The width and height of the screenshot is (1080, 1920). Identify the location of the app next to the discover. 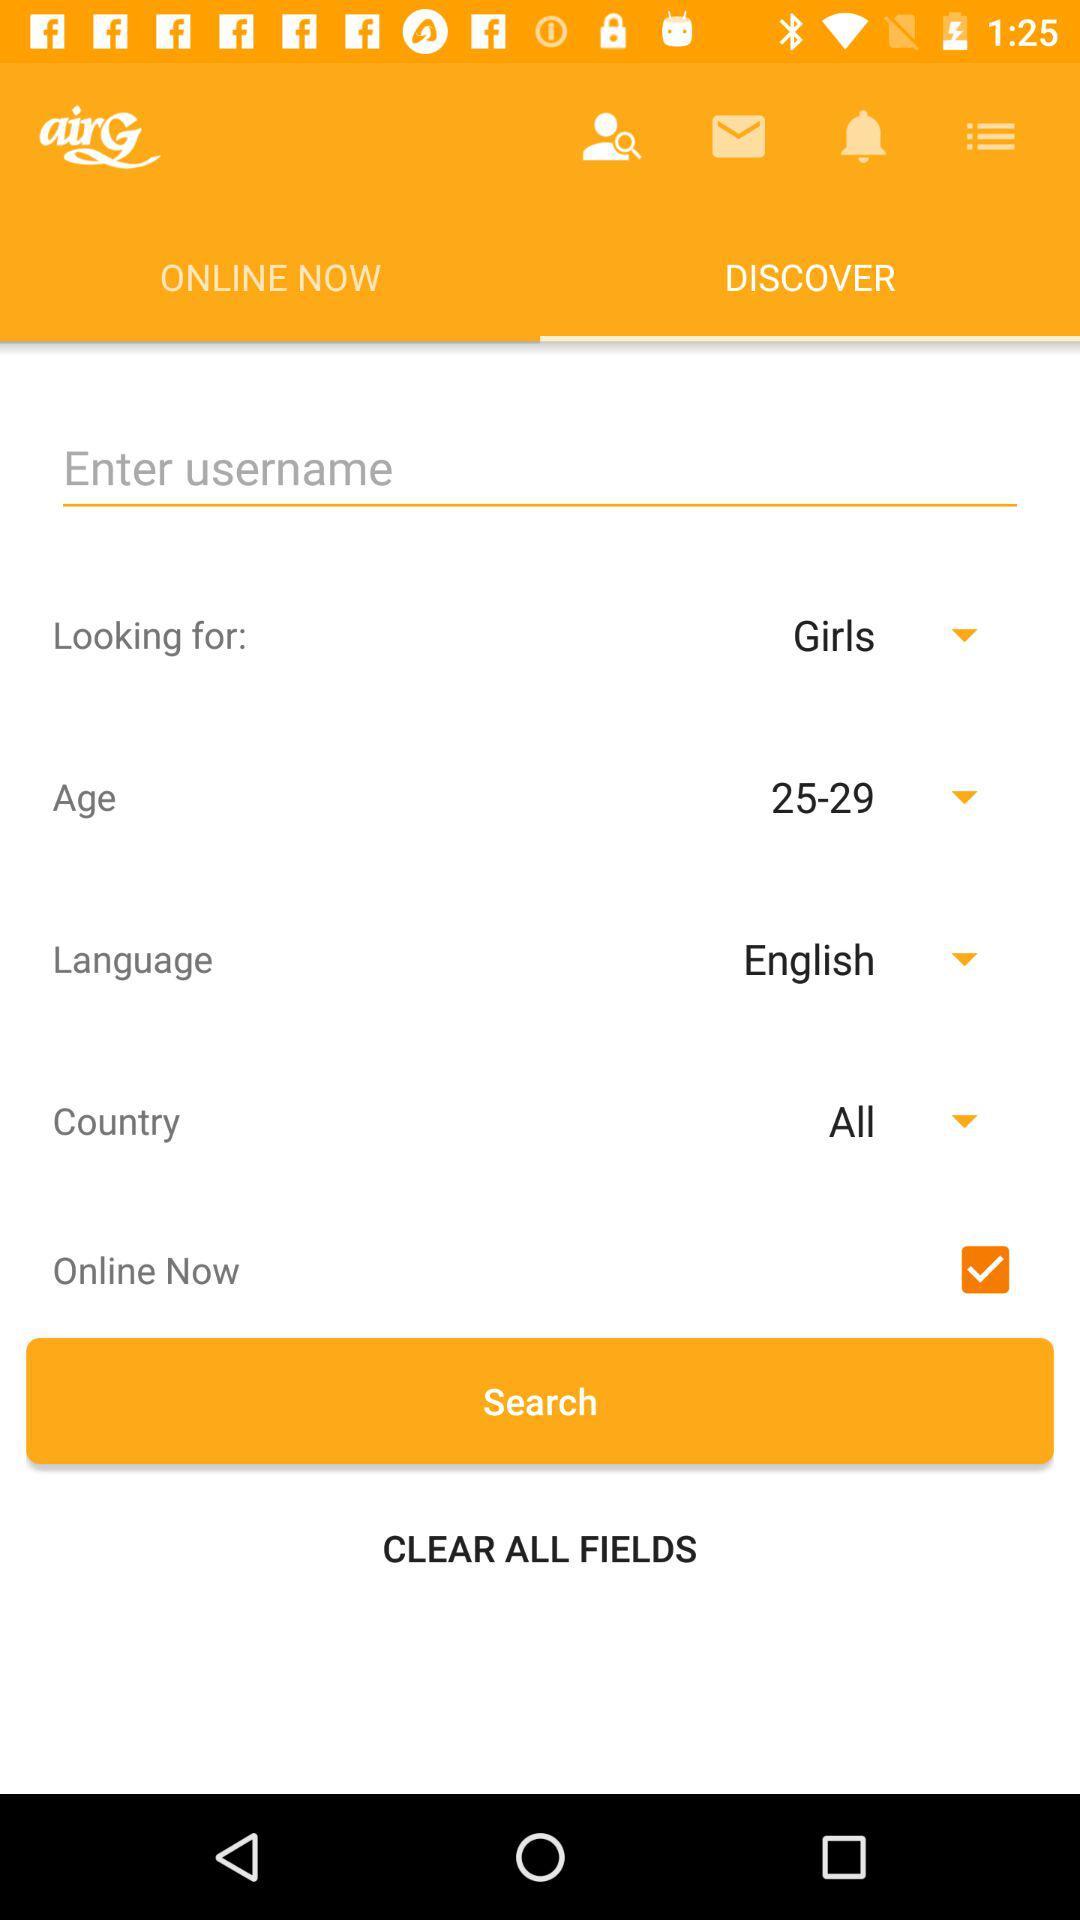
(99, 135).